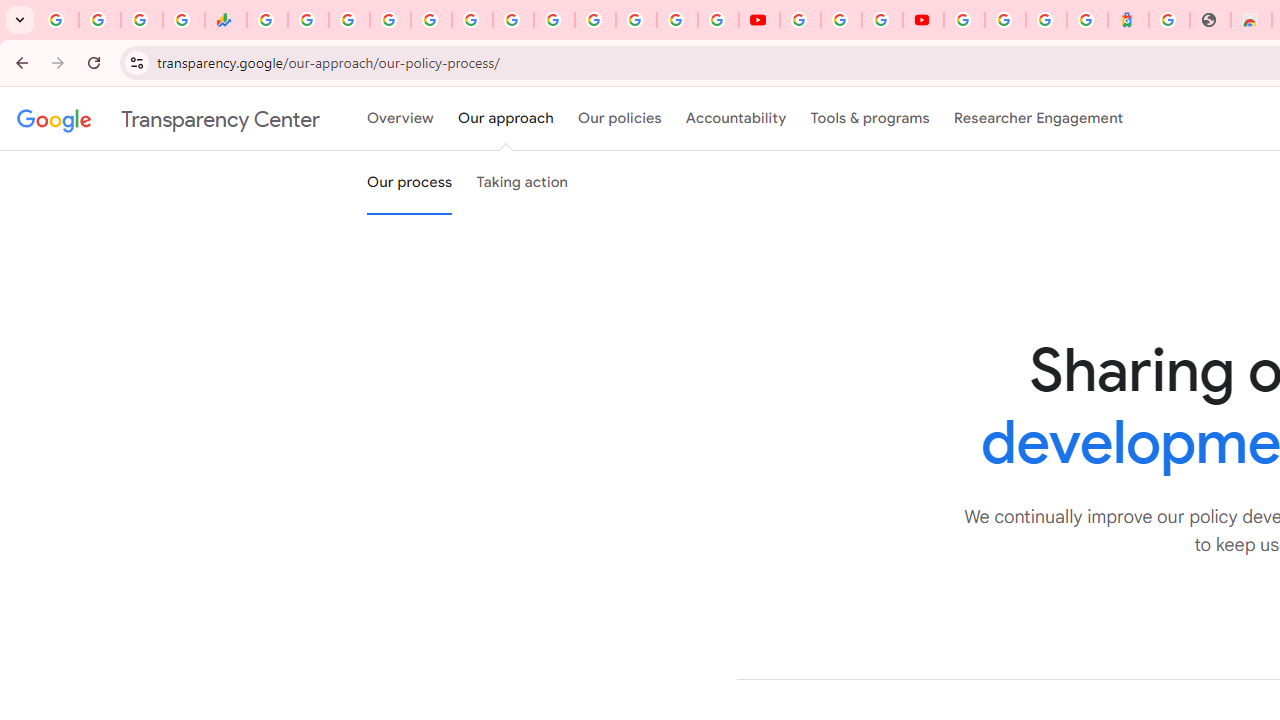 Image resolution: width=1280 pixels, height=720 pixels. Describe the element at coordinates (408, 183) in the screenshot. I see `'Our process'` at that location.